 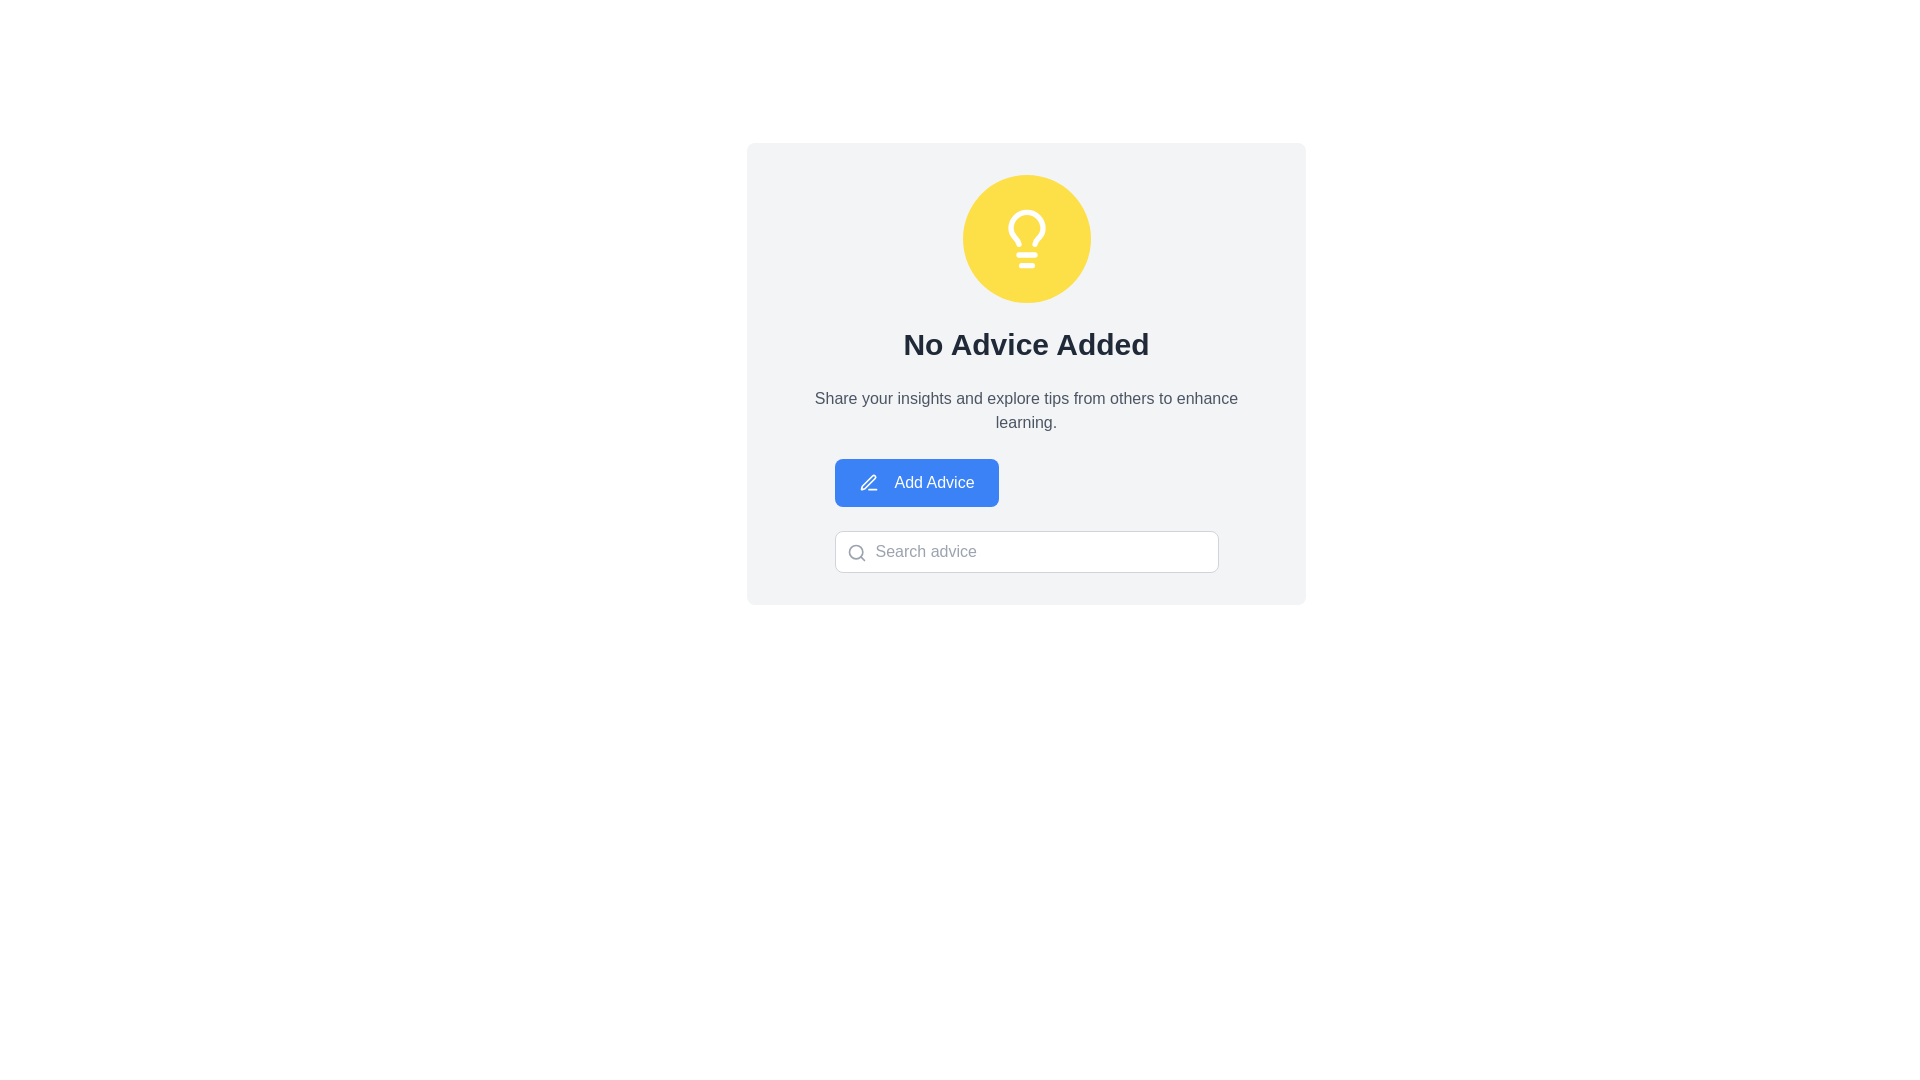 I want to click on the informative text block located underneath the 'No Advice Added' heading and above the 'Add Advice' button, so click(x=1026, y=410).